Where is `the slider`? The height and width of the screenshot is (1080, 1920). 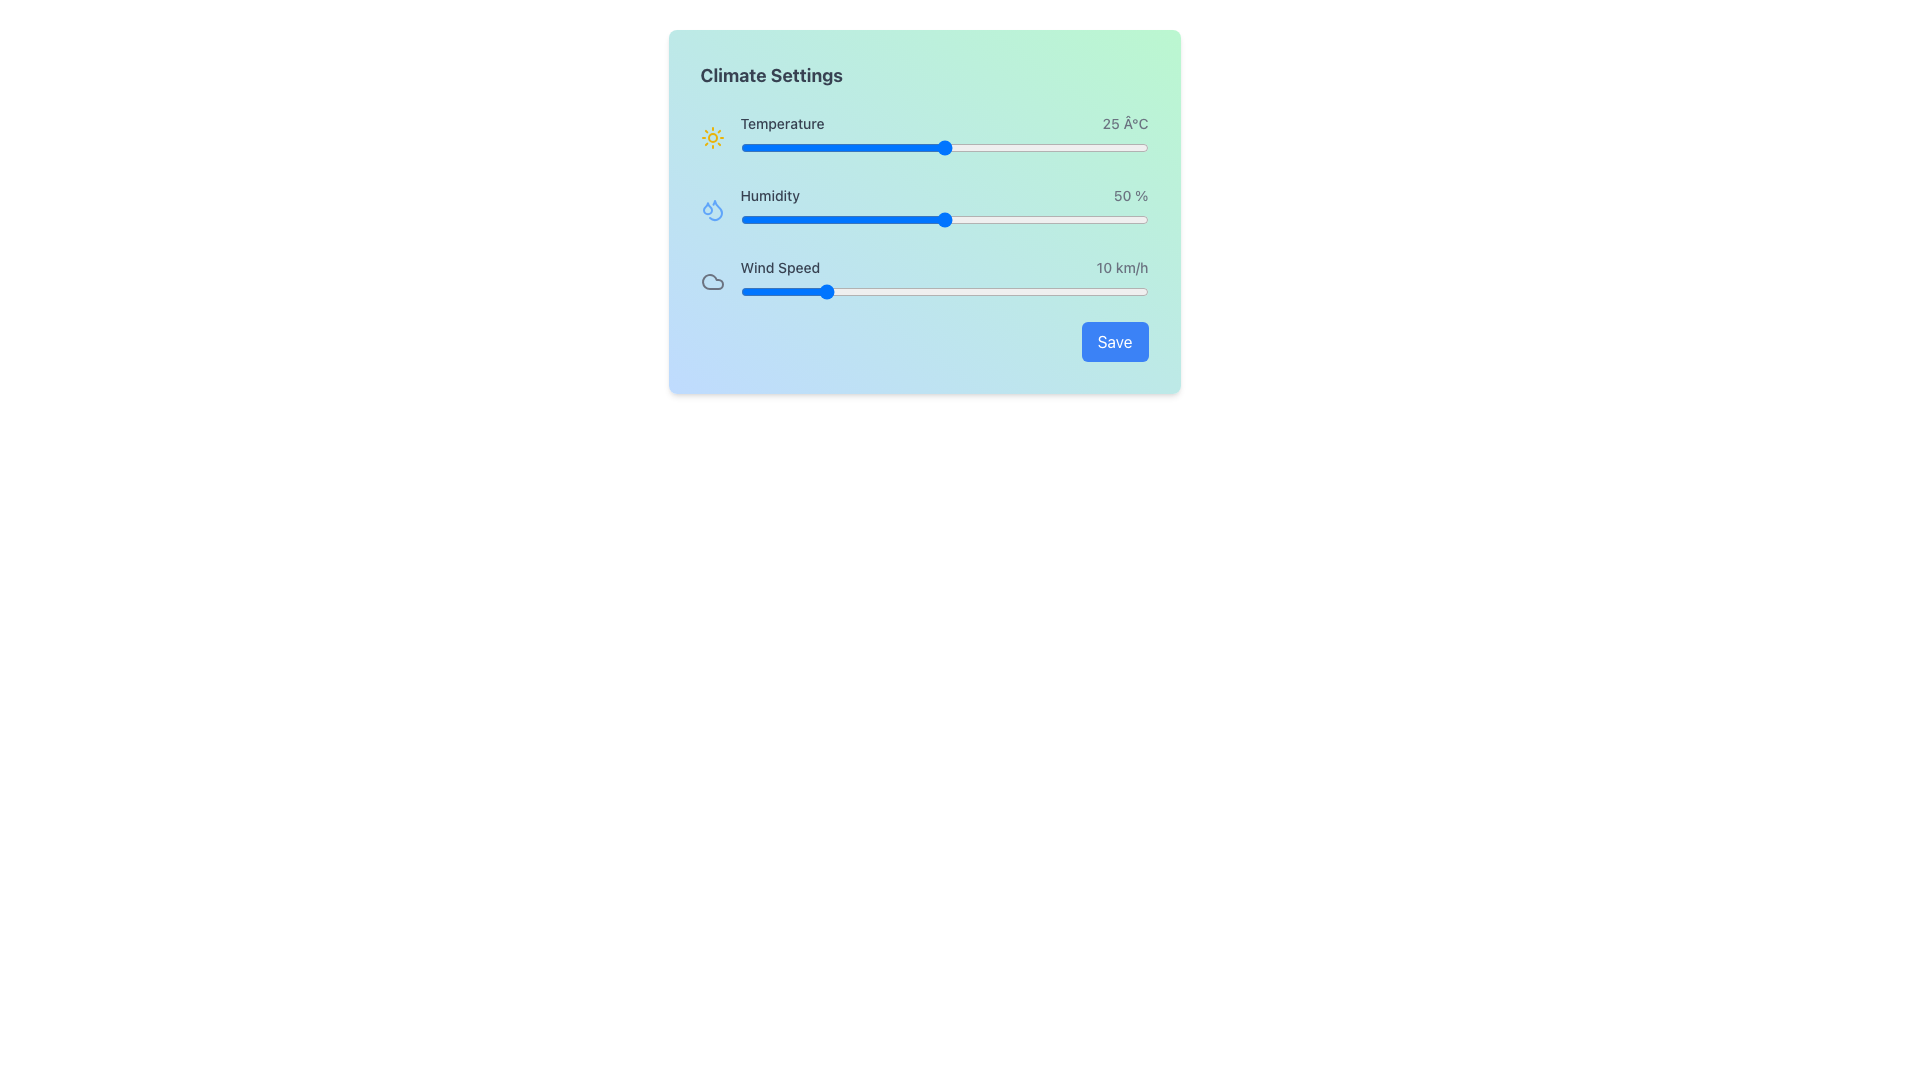 the slider is located at coordinates (910, 146).